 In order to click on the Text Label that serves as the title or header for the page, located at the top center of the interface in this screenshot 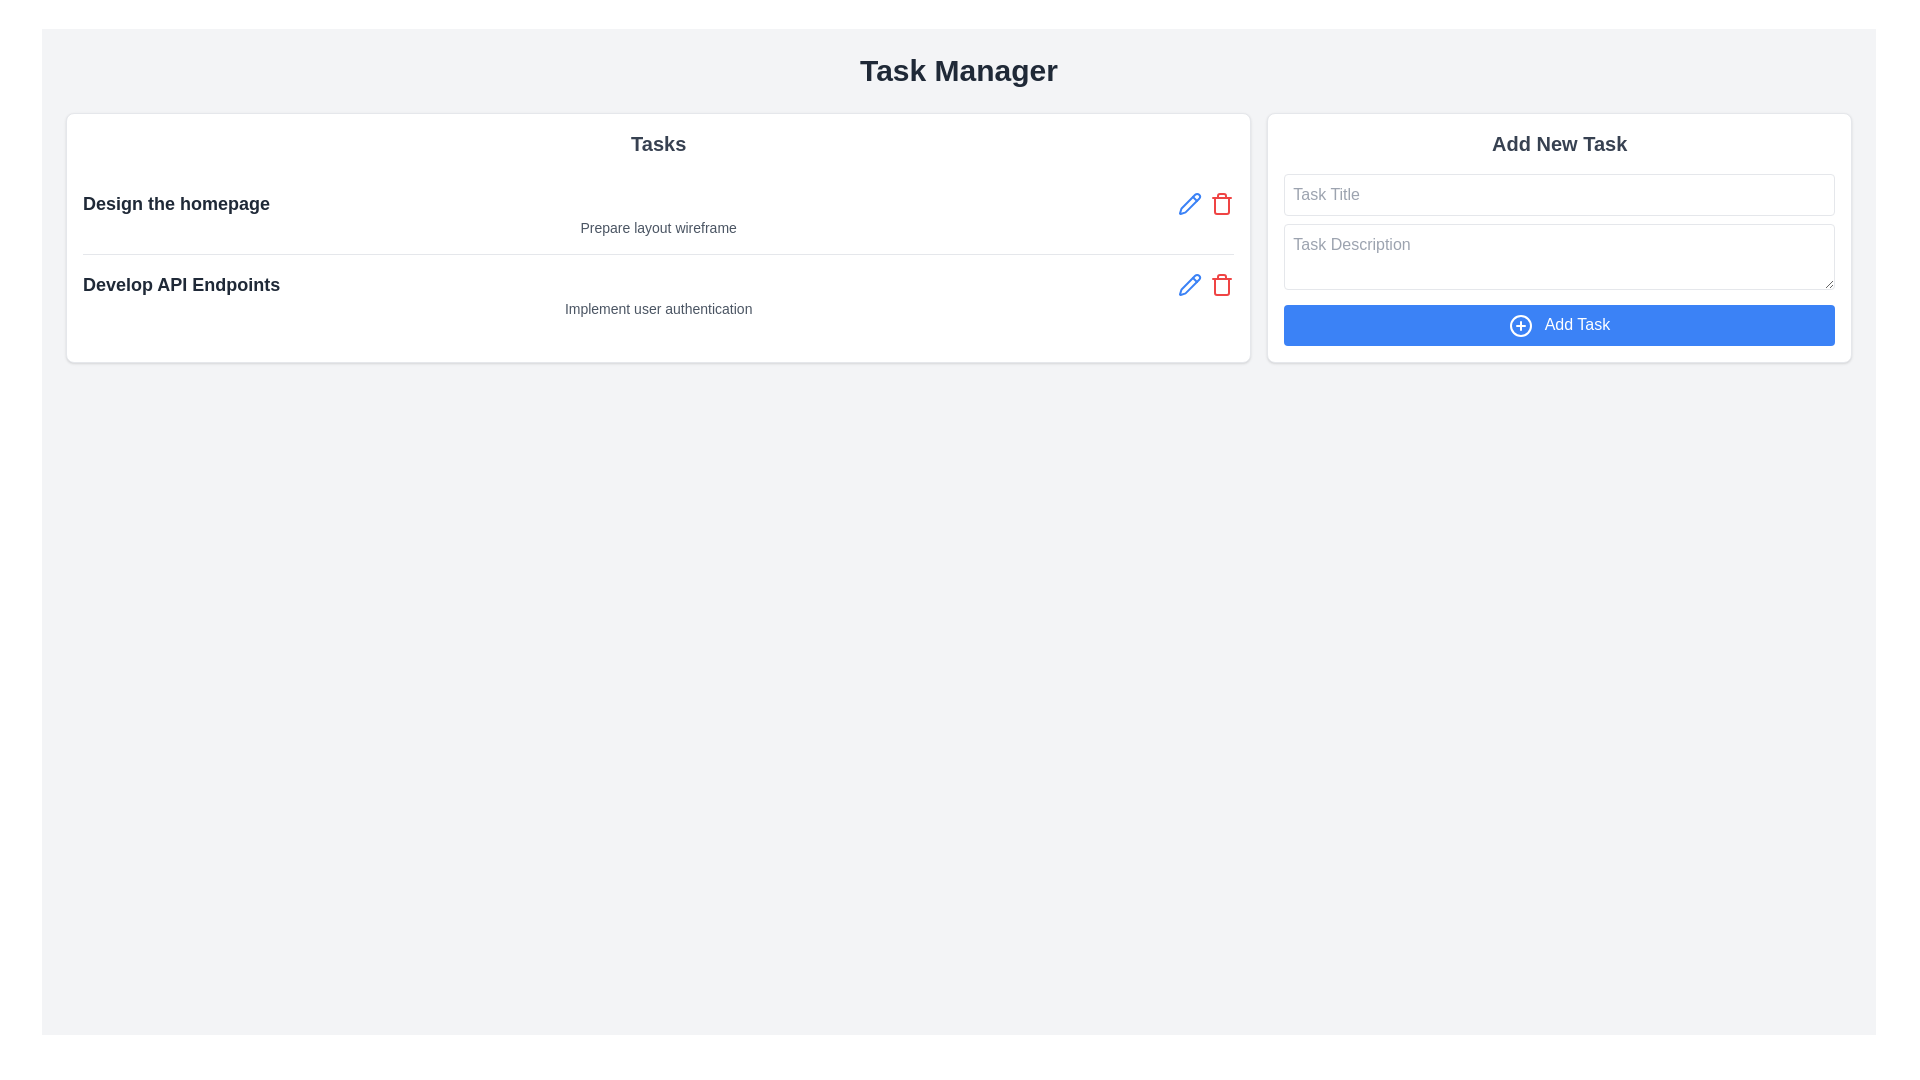, I will do `click(958, 69)`.